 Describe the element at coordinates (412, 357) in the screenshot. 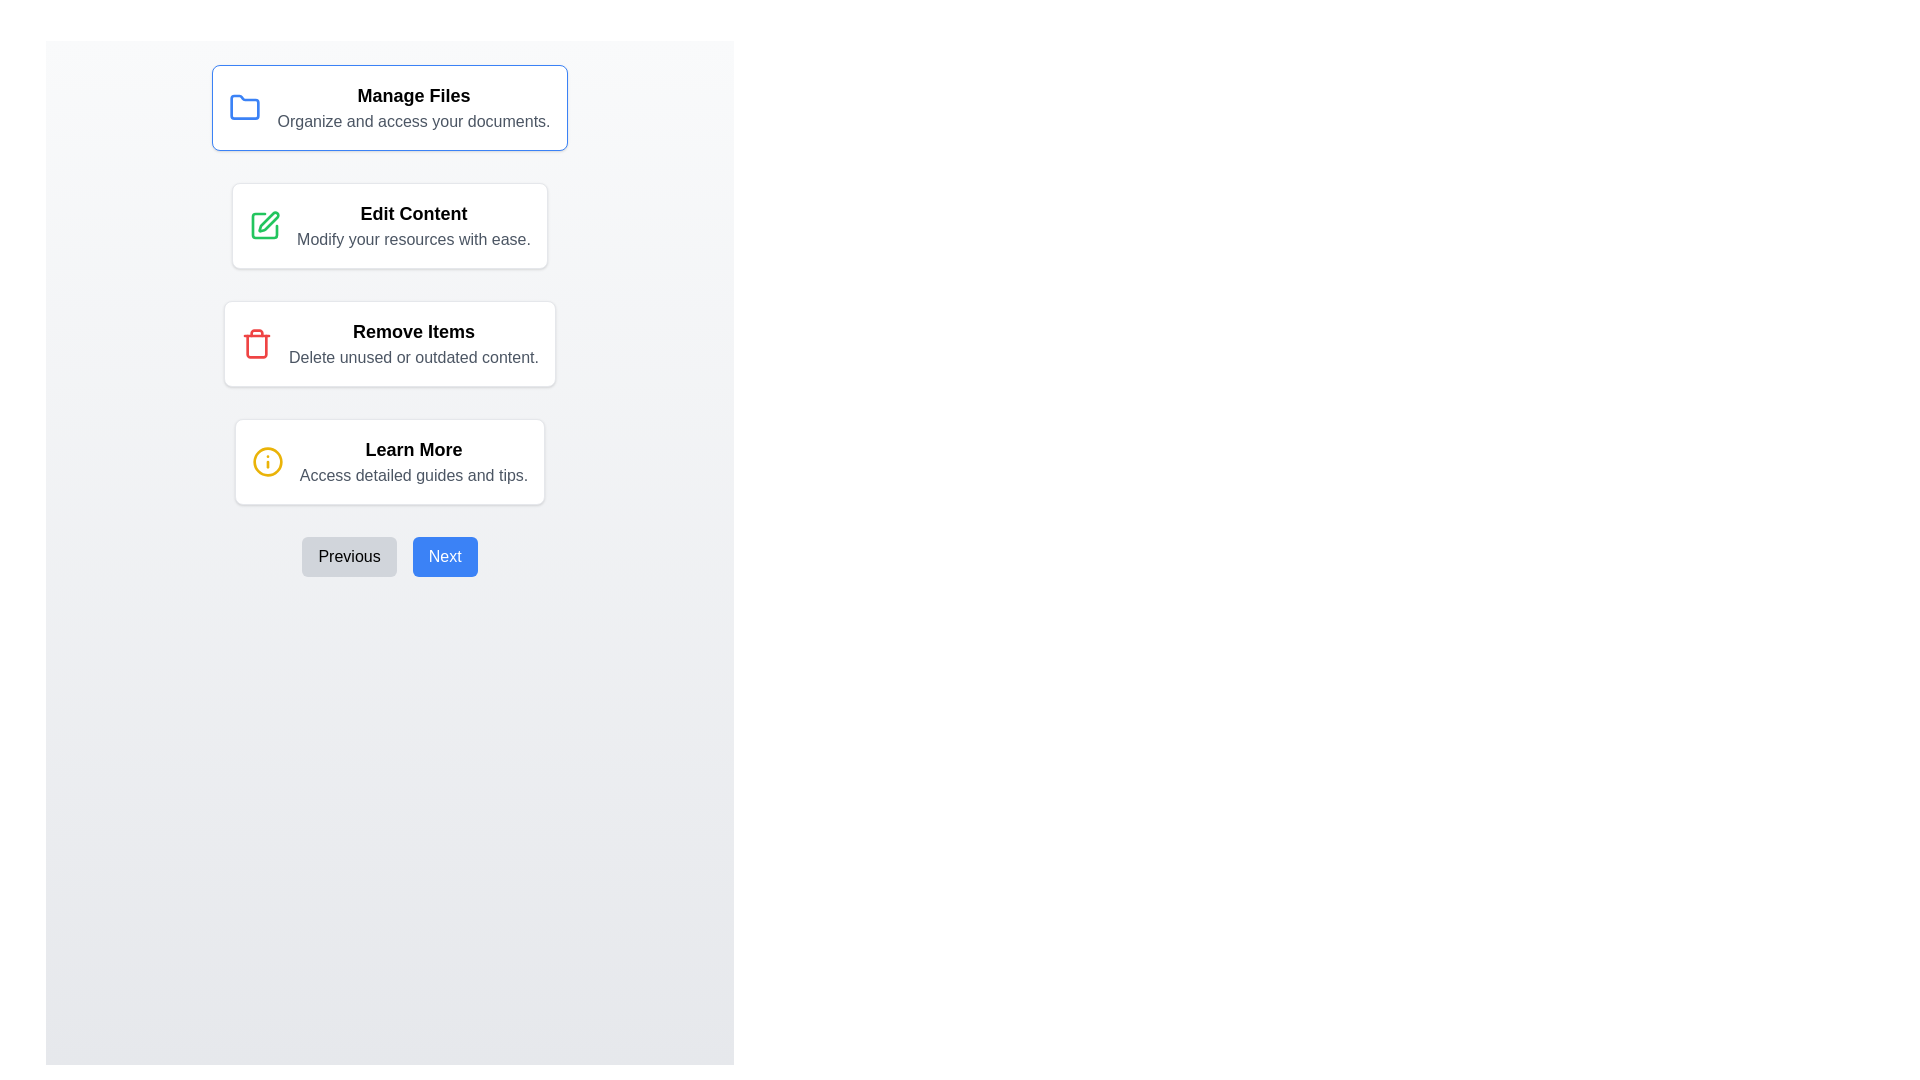

I see `the static text label displaying 'Delete unused or outdated content.' which is located below the 'Remove Items' heading` at that location.